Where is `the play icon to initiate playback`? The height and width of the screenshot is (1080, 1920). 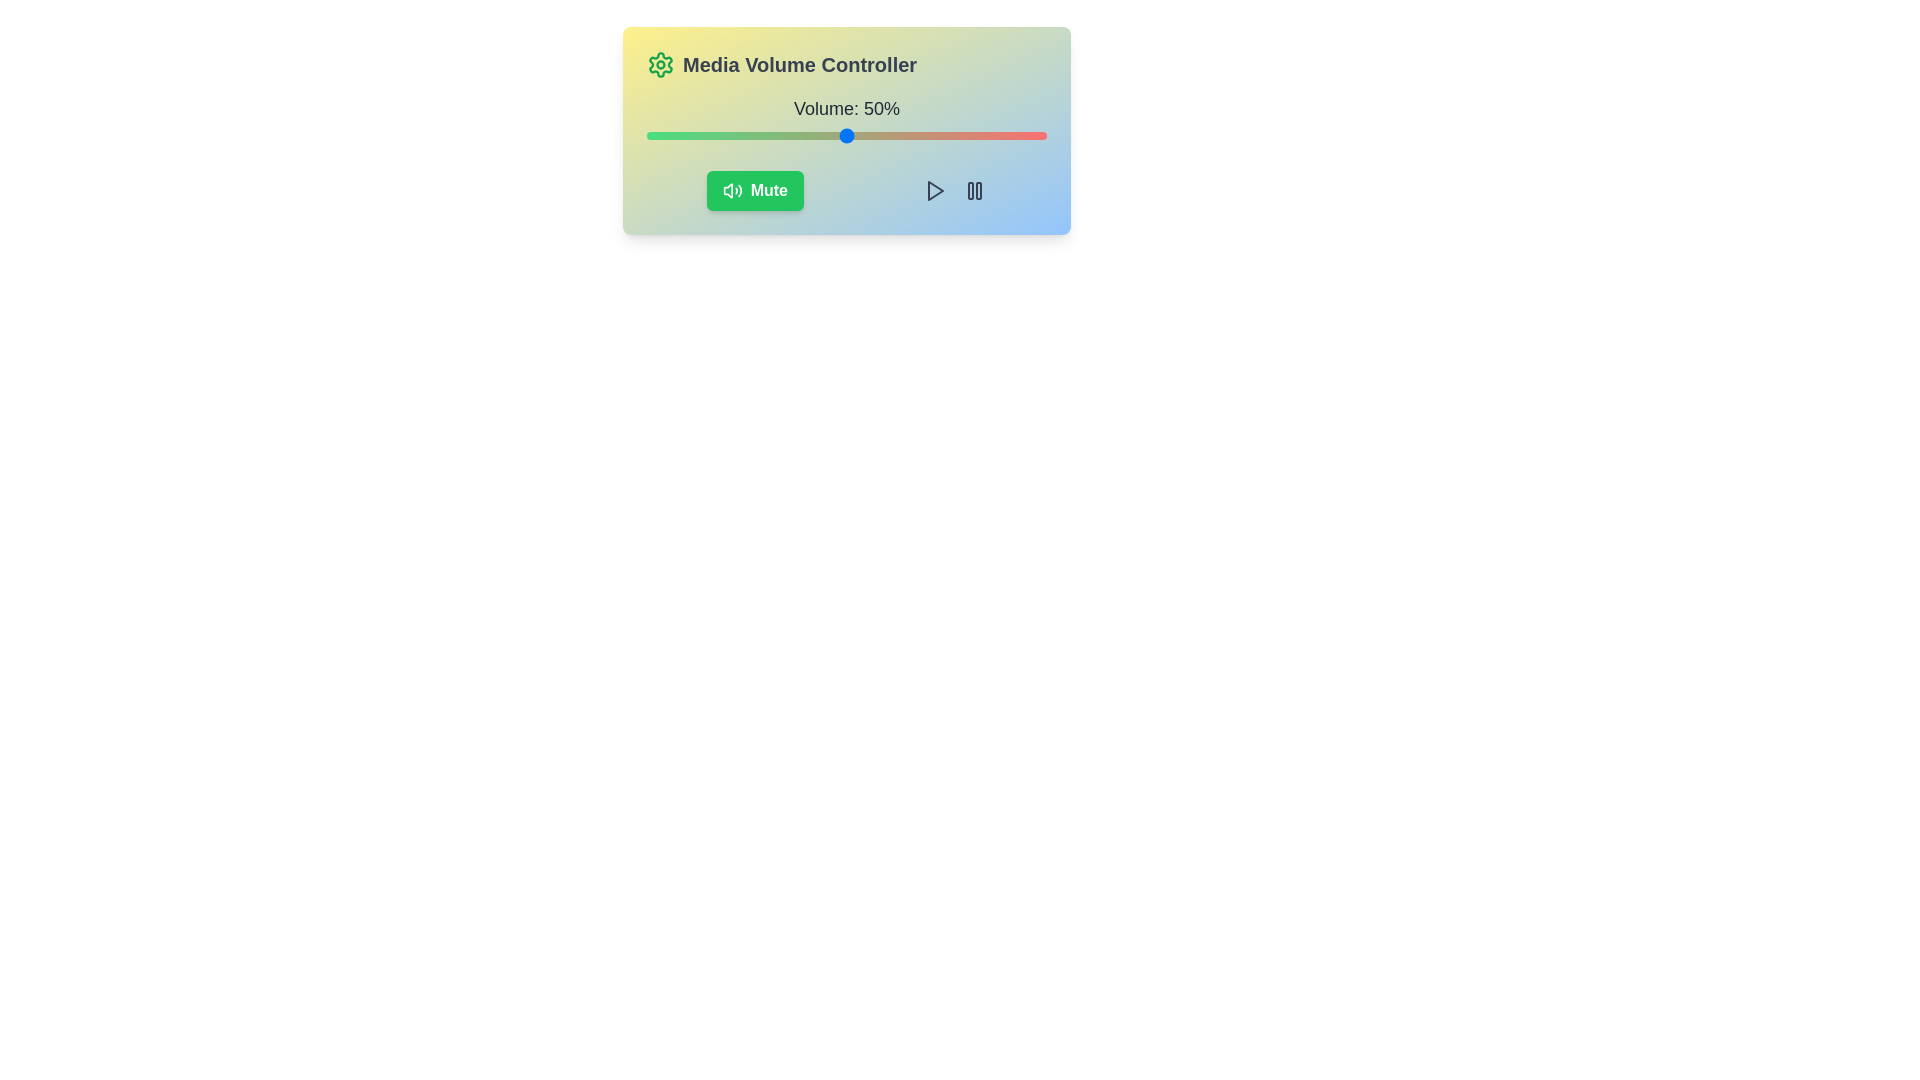 the play icon to initiate playback is located at coordinates (934, 191).